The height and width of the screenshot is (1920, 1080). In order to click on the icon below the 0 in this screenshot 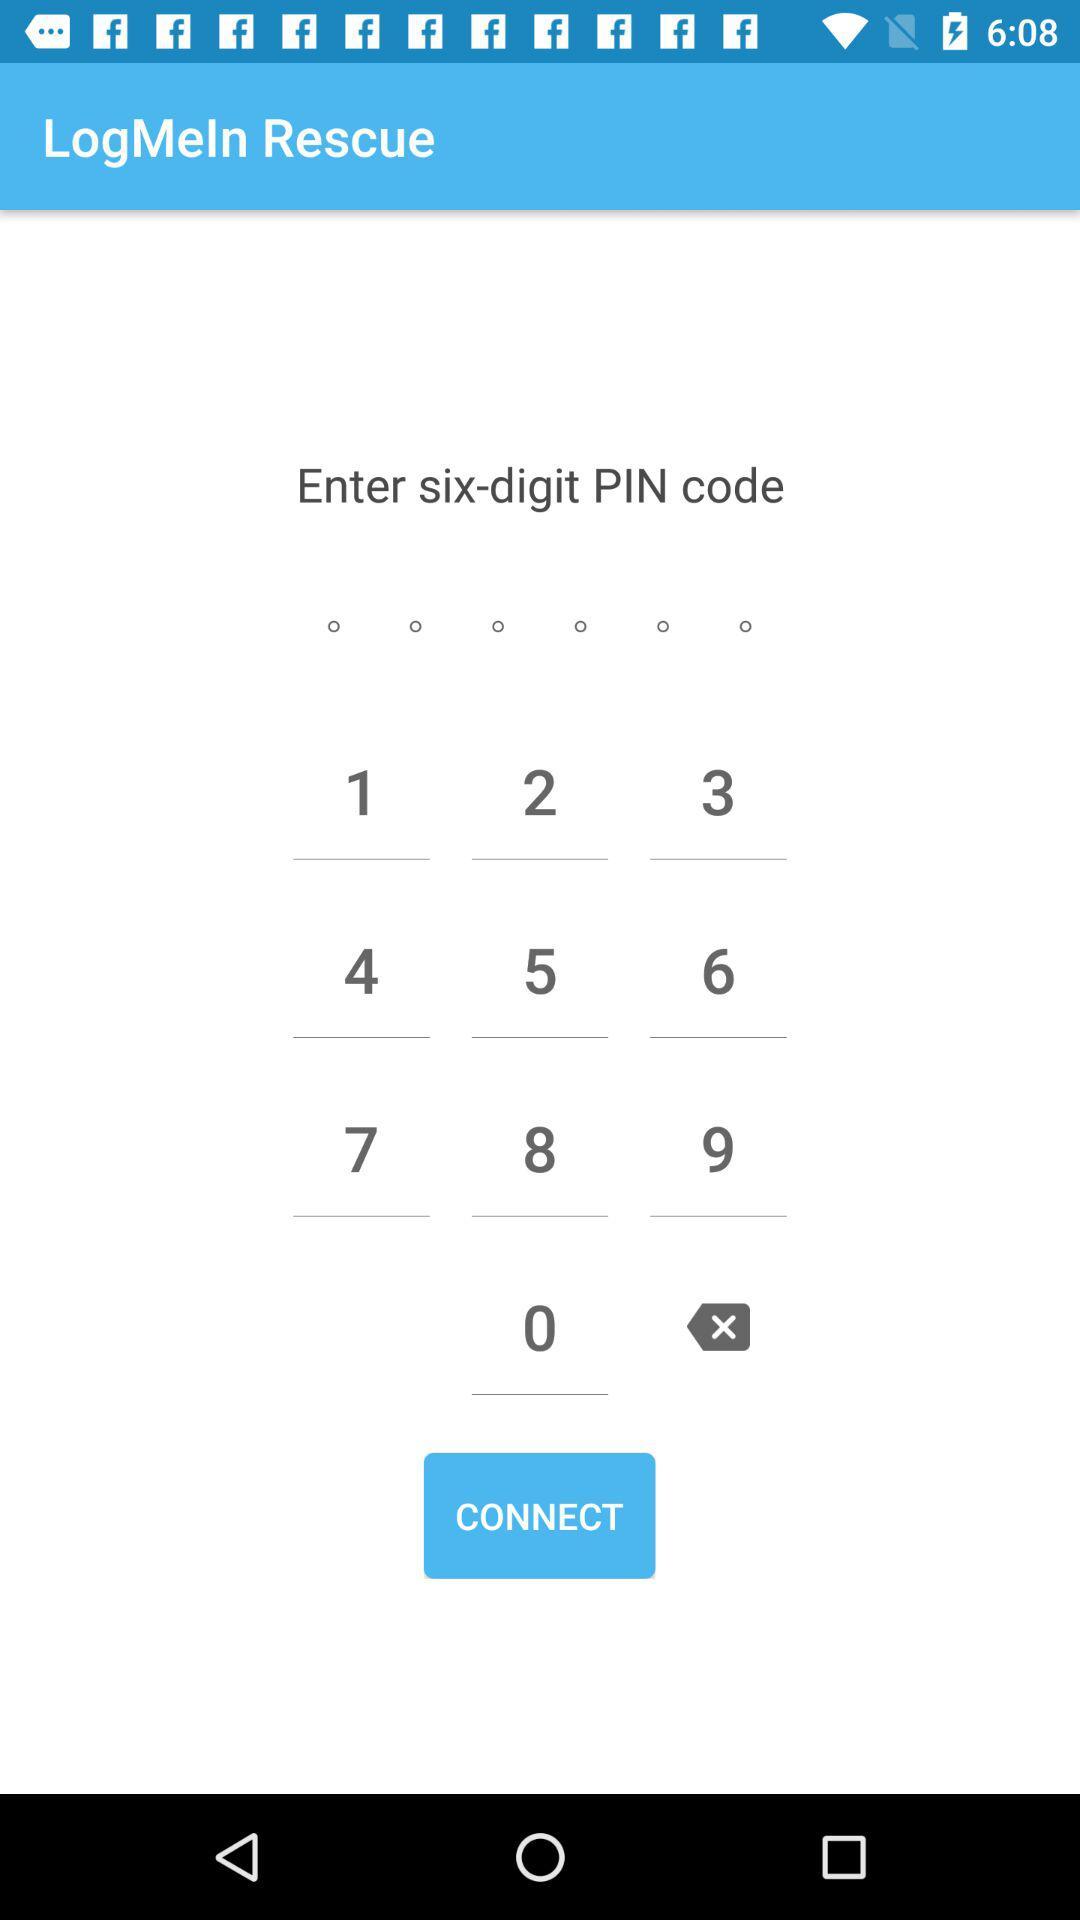, I will do `click(538, 1515)`.